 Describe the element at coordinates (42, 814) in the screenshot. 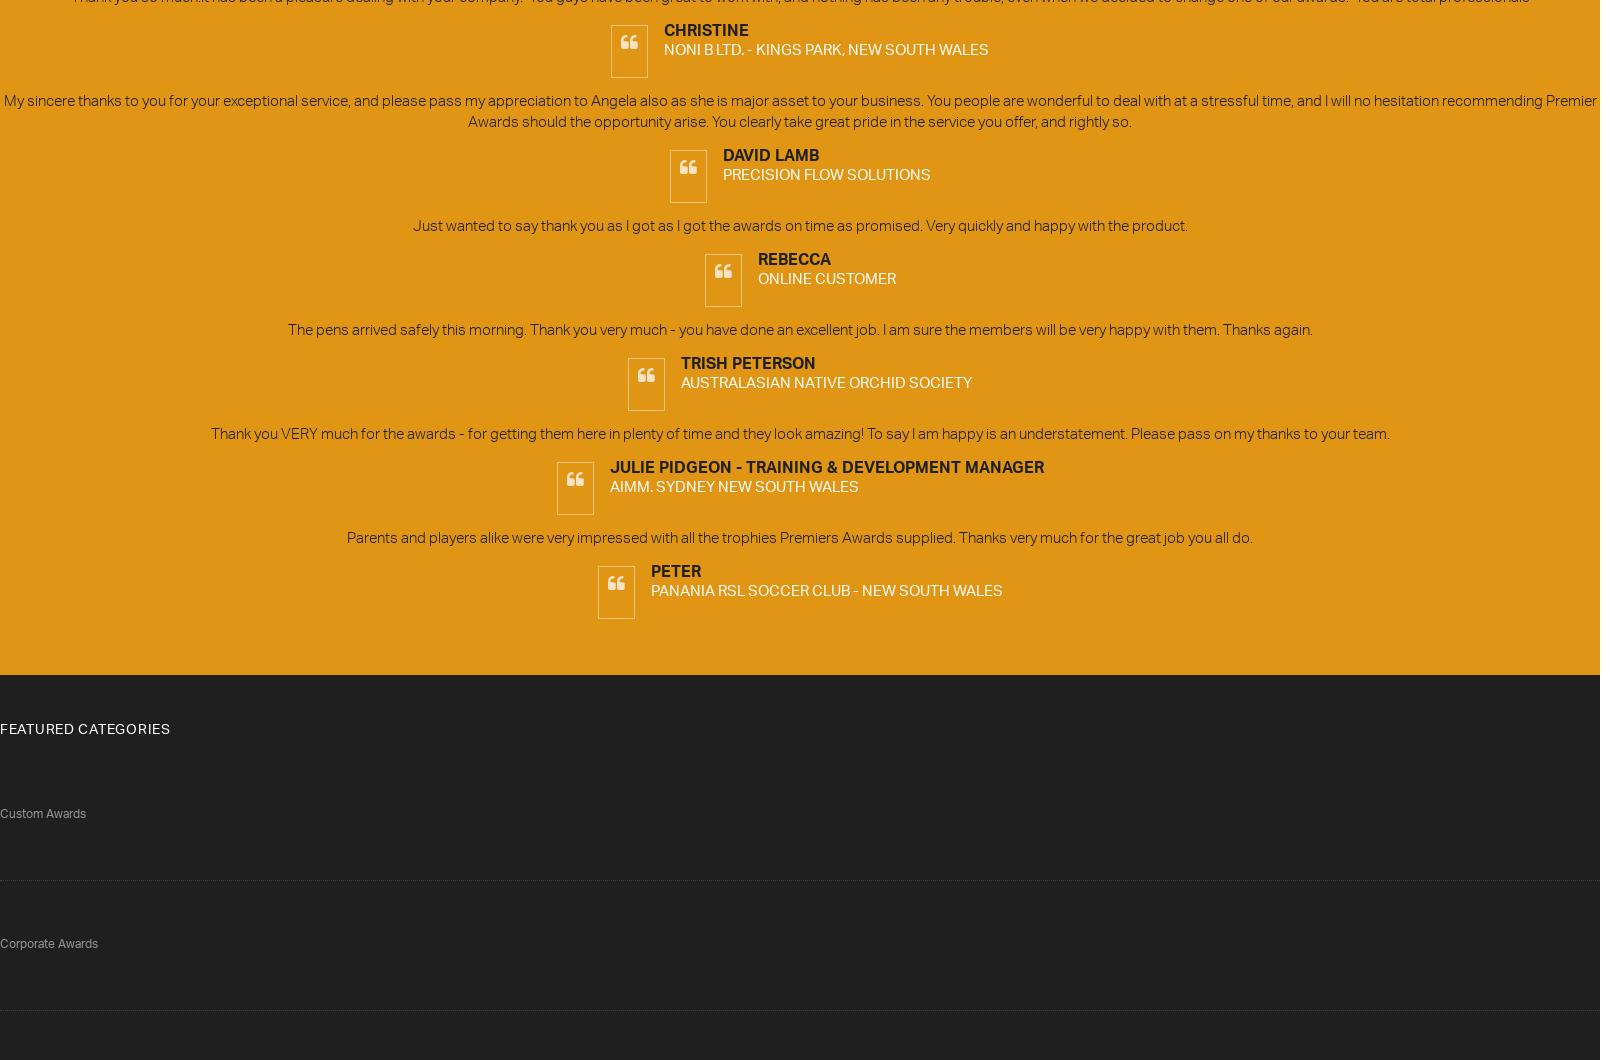

I see `'Custom Awards'` at that location.